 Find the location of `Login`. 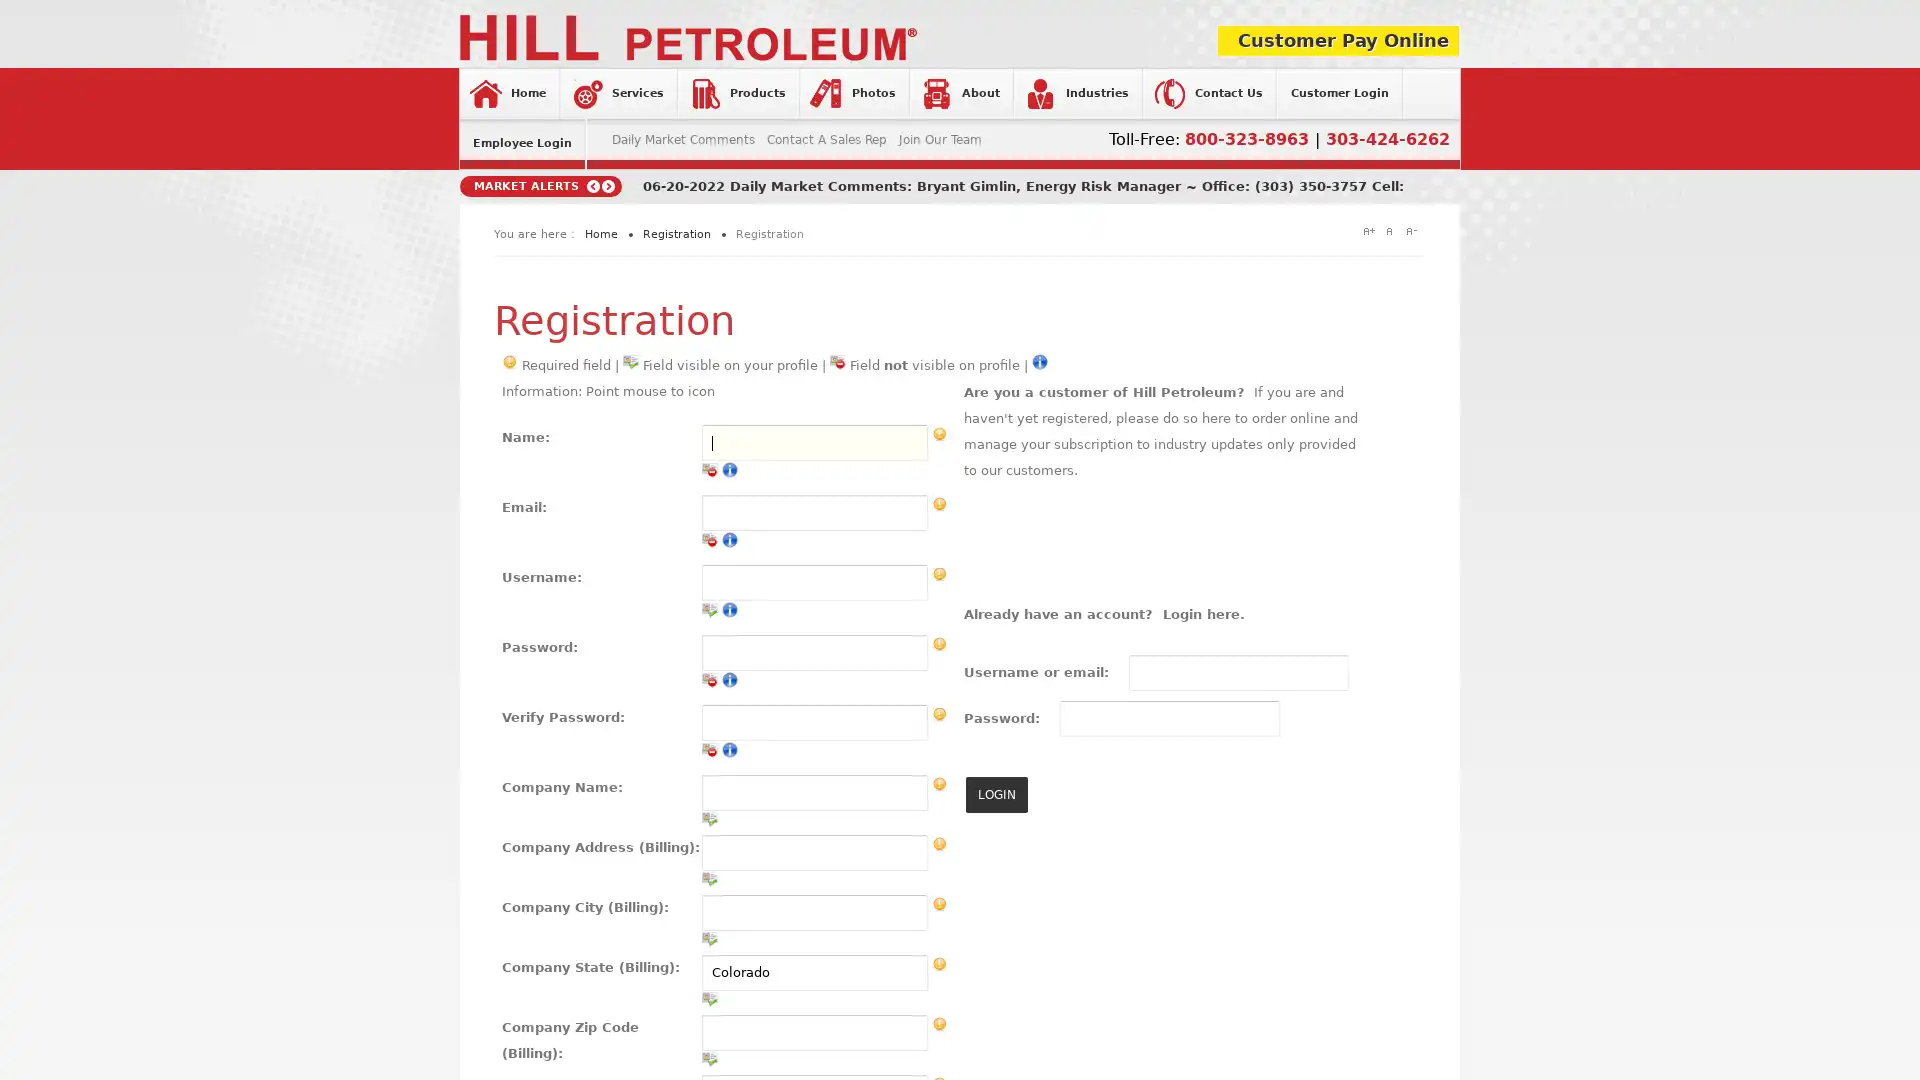

Login is located at coordinates (828, 363).